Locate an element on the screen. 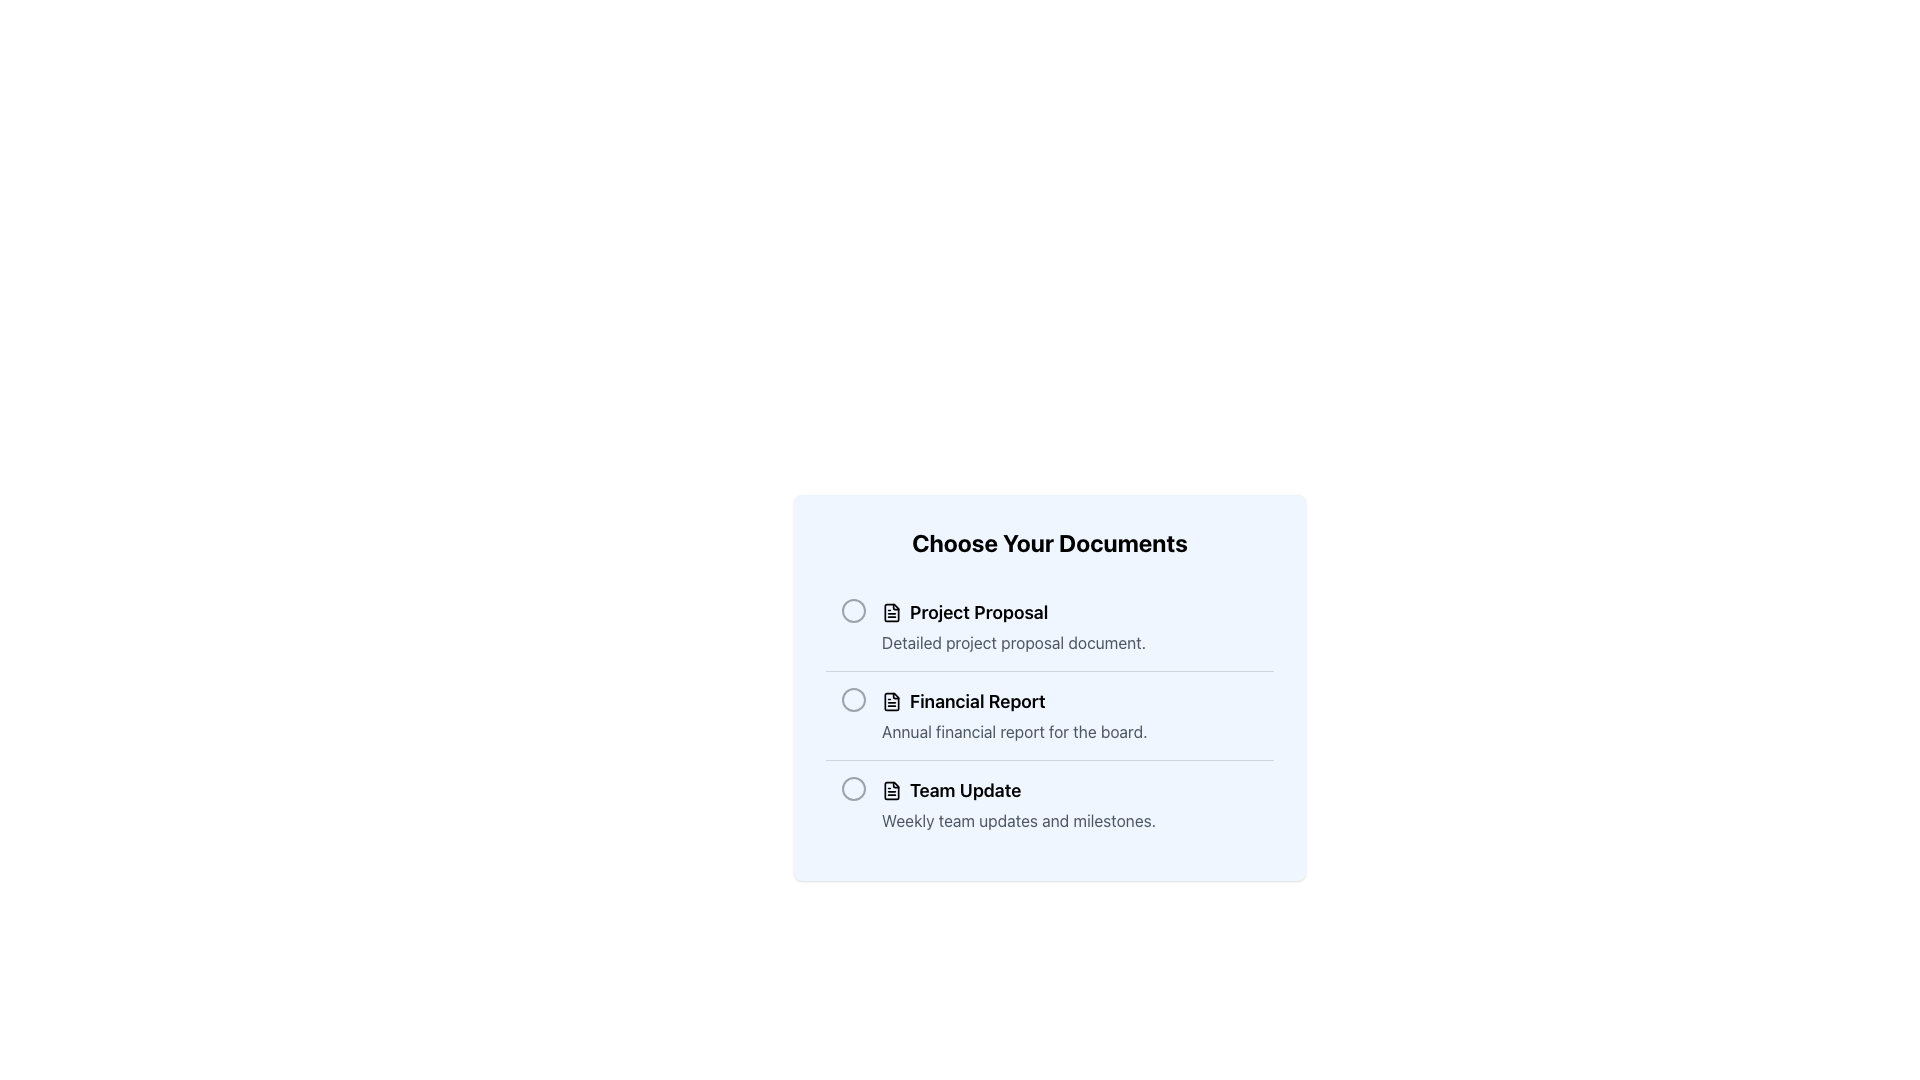  the second option item in the 'Choose Your Documents' list is located at coordinates (1014, 715).